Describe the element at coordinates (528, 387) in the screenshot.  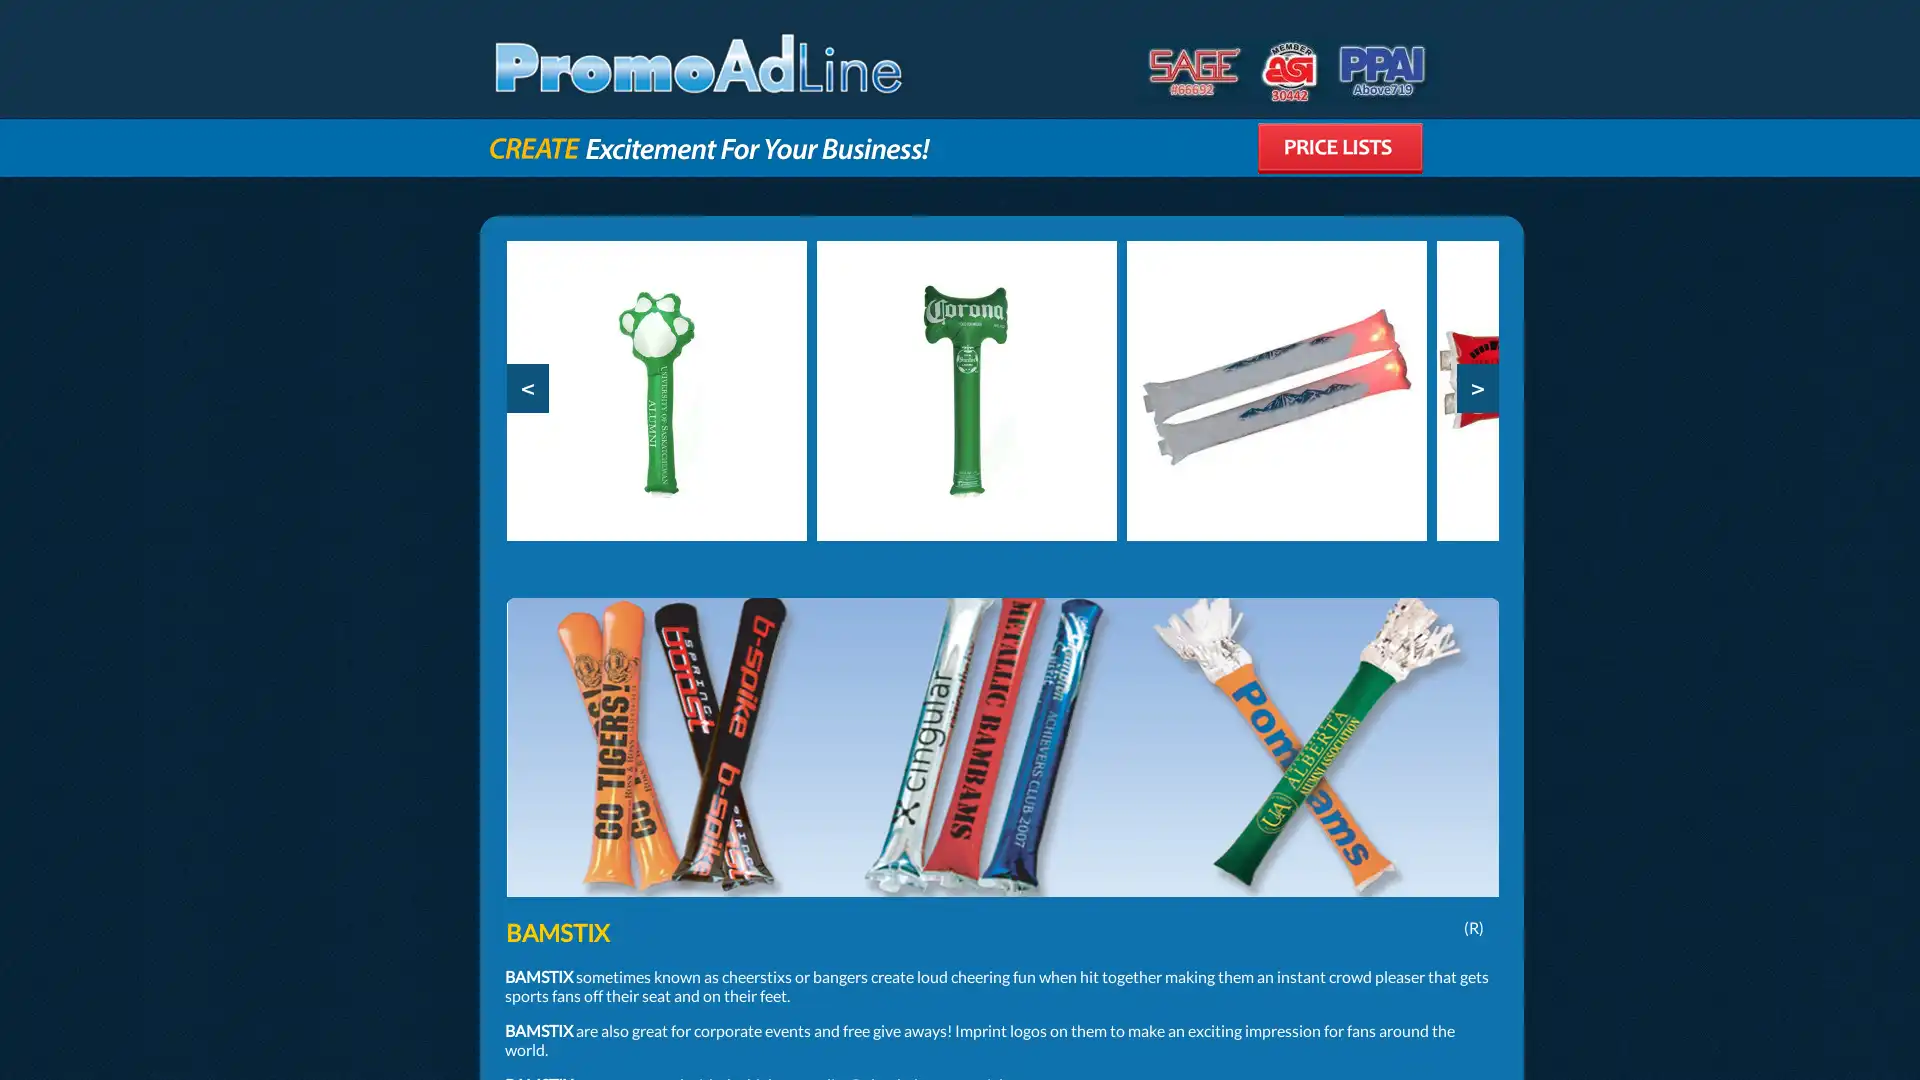
I see `<` at that location.